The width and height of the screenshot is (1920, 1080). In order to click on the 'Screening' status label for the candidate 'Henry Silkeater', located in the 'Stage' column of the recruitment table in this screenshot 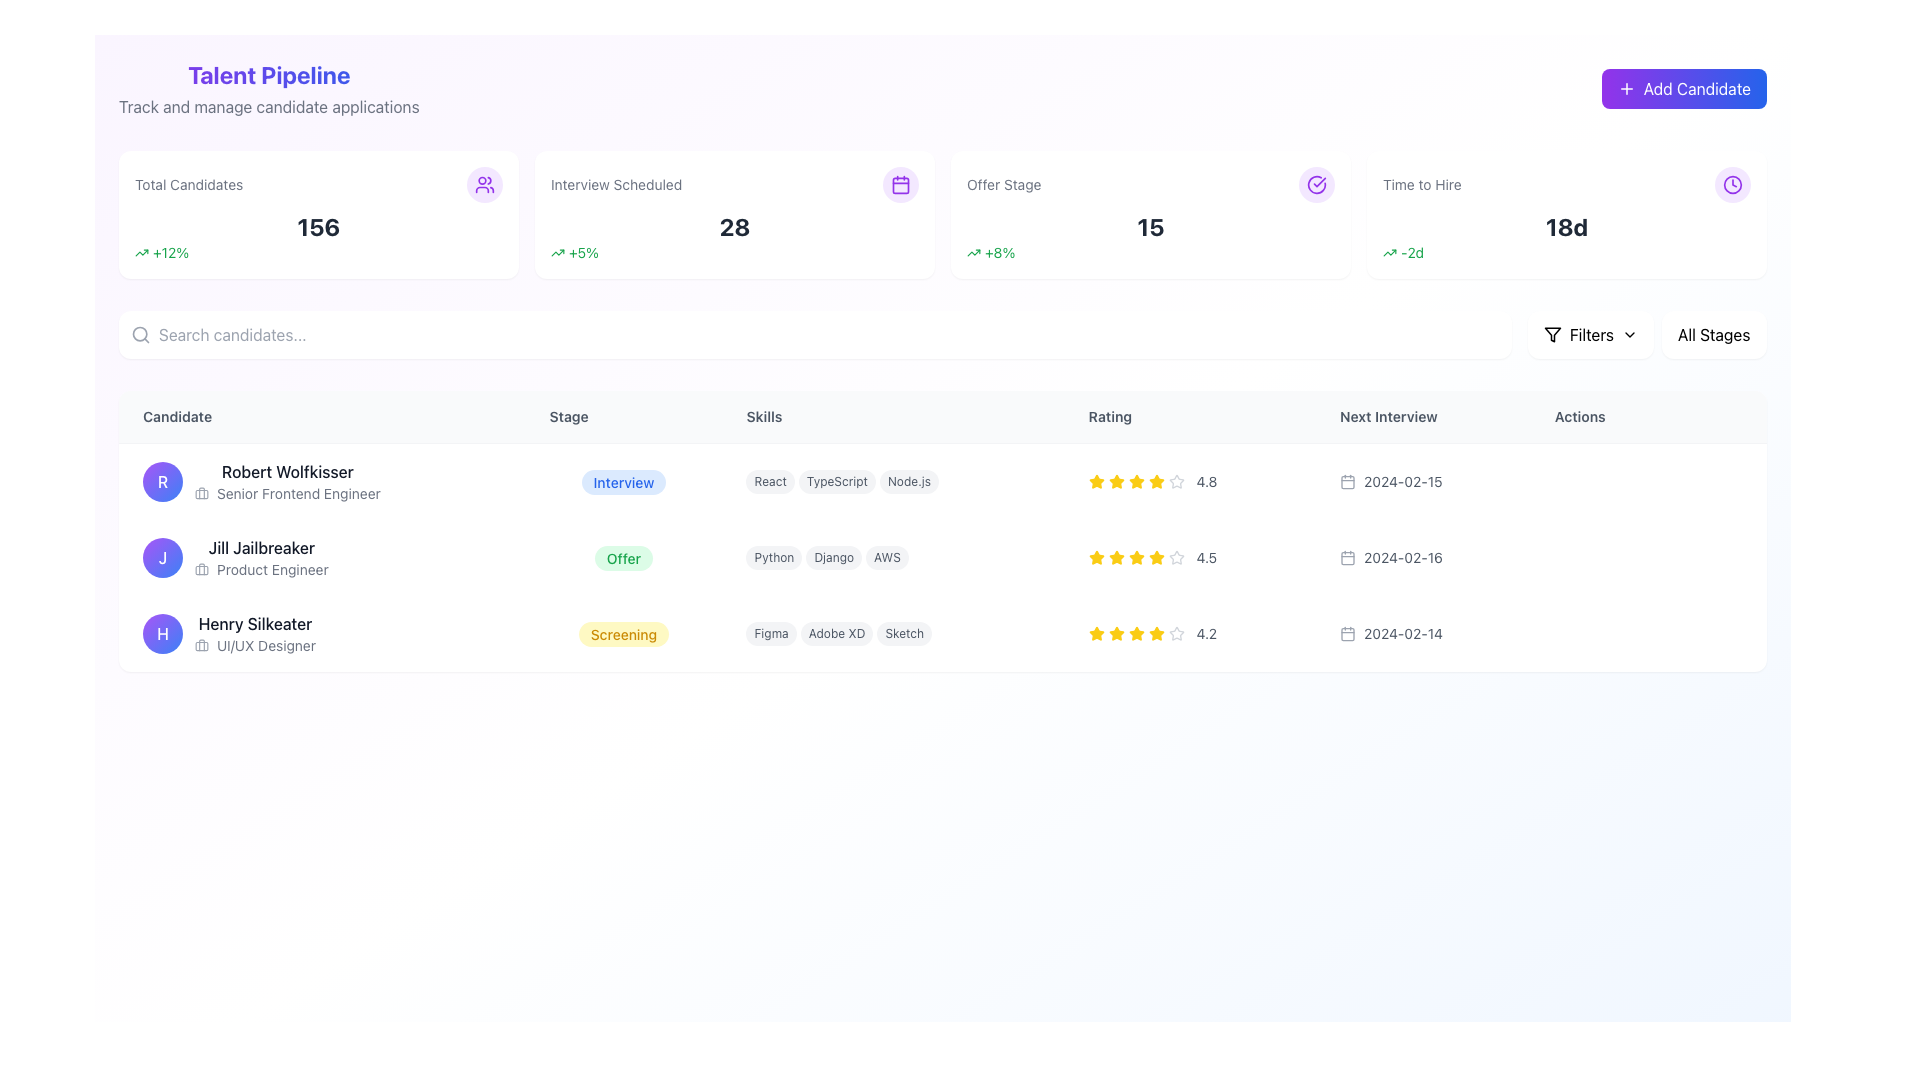, I will do `click(623, 633)`.